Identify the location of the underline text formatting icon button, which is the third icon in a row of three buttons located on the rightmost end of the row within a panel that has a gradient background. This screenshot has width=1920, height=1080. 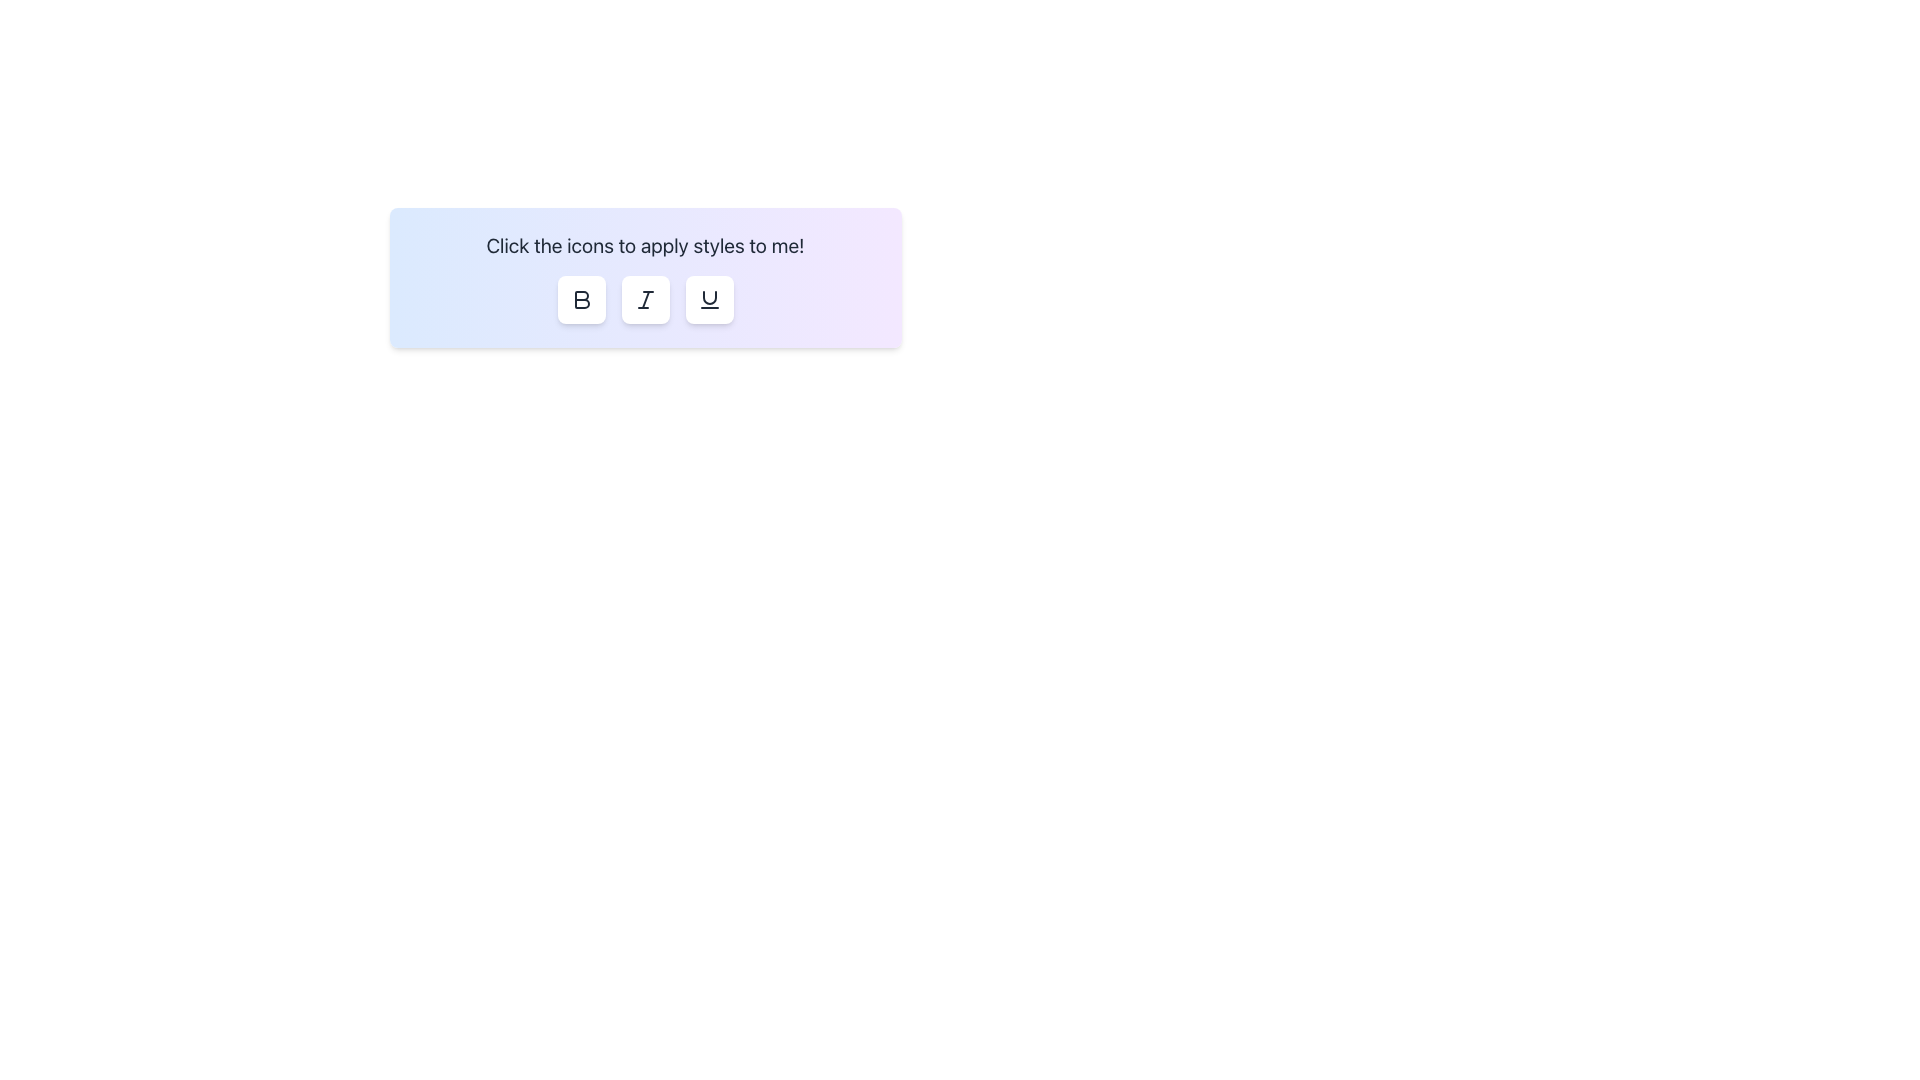
(709, 300).